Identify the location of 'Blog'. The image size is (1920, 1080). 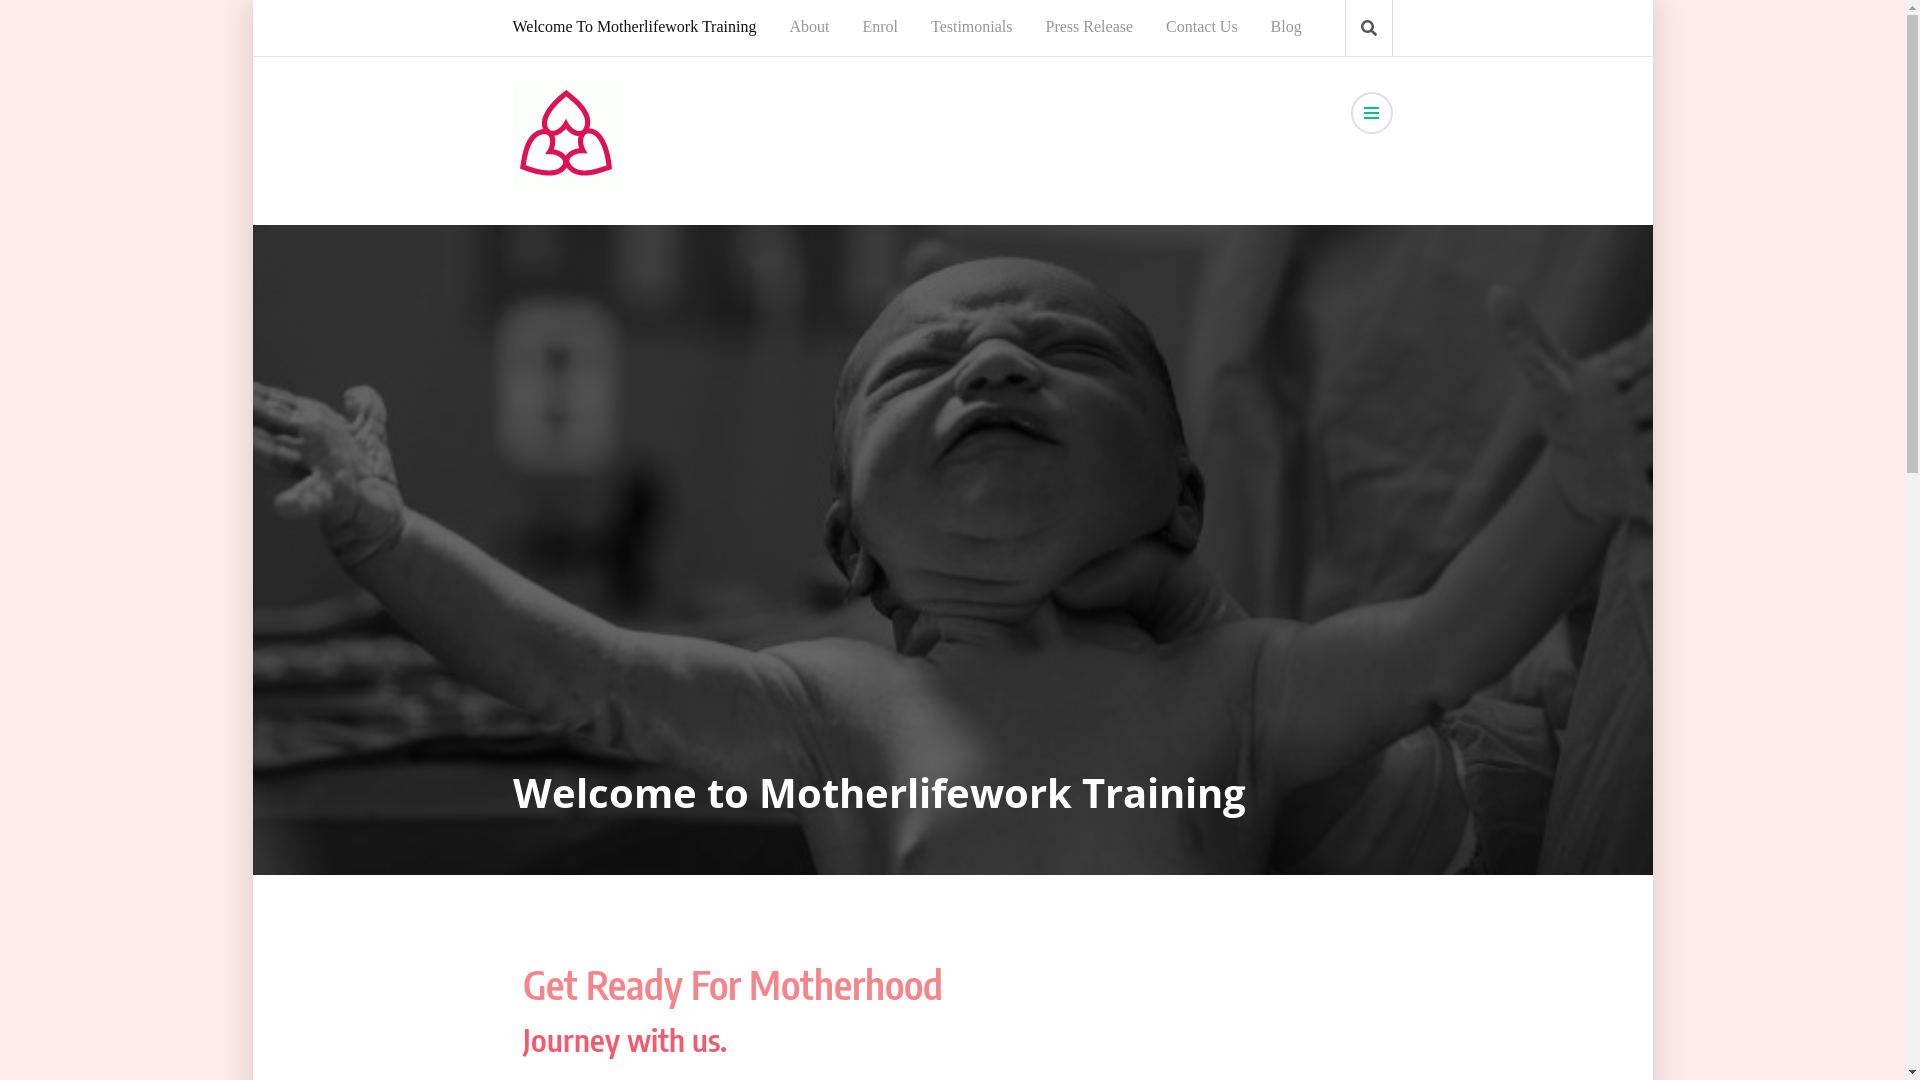
(1286, 27).